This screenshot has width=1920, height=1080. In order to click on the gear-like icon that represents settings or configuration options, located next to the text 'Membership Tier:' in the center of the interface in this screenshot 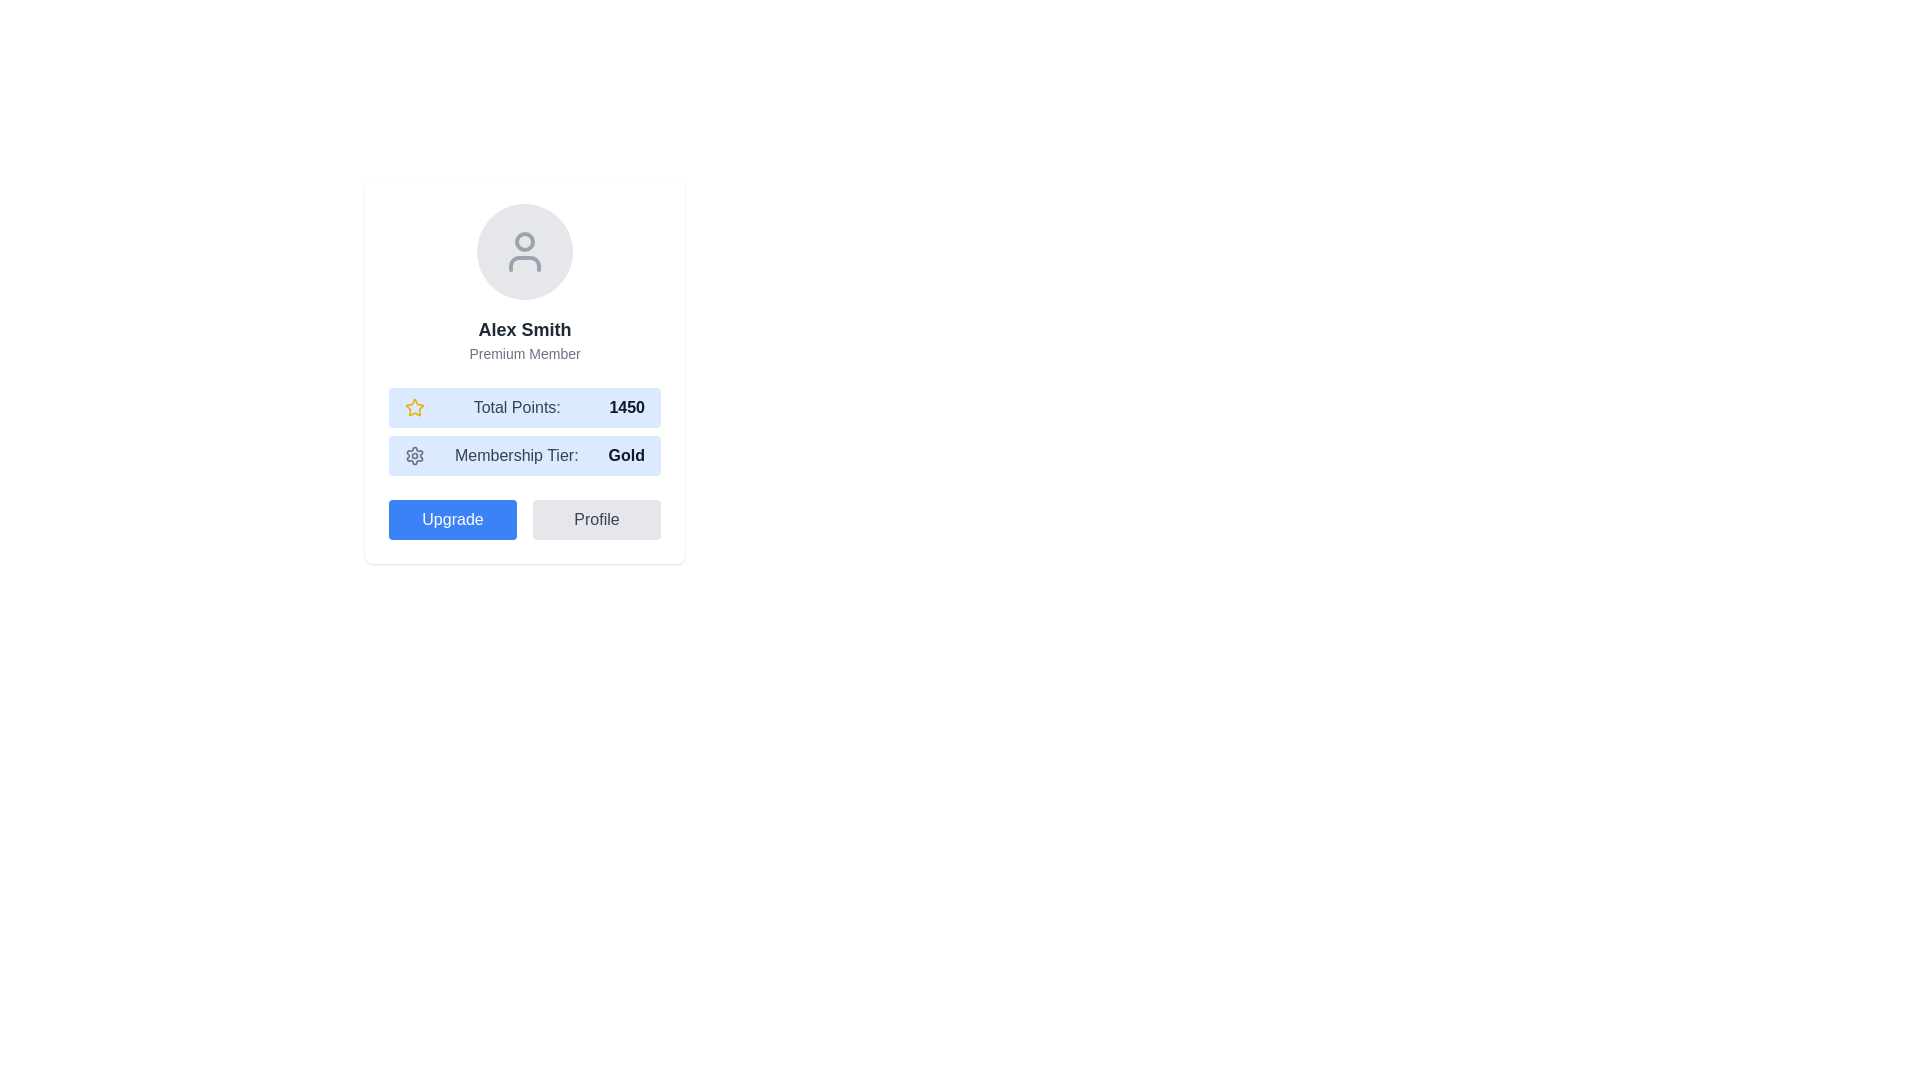, I will do `click(413, 455)`.